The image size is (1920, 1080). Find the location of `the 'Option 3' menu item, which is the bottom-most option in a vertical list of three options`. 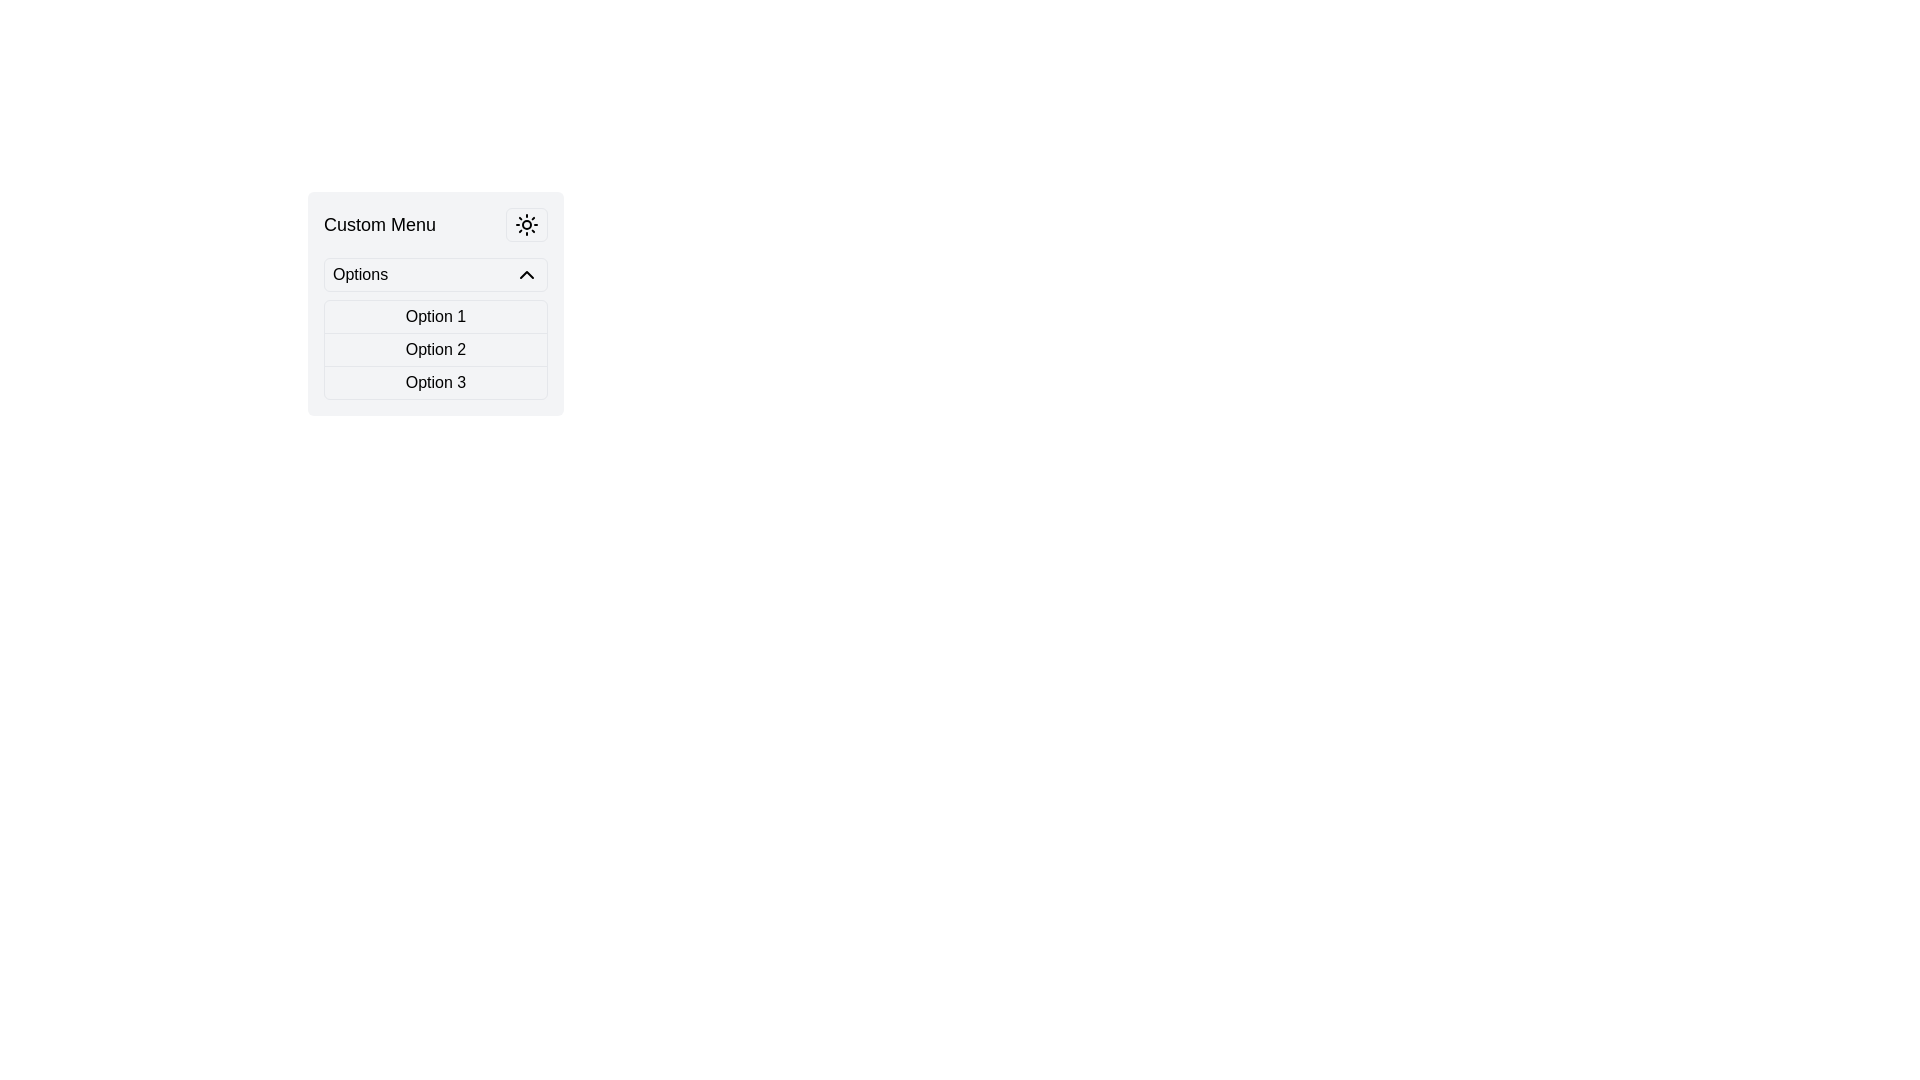

the 'Option 3' menu item, which is the bottom-most option in a vertical list of three options is located at coordinates (435, 382).